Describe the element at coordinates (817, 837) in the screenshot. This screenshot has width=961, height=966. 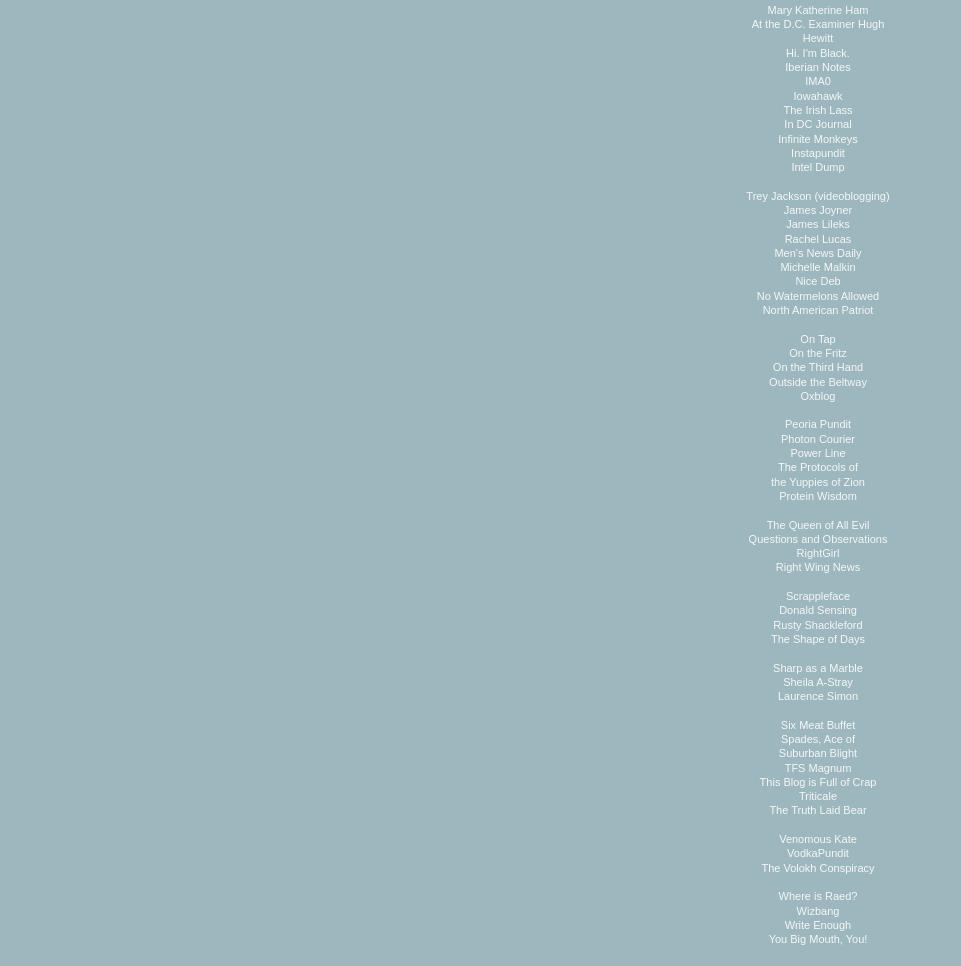
I see `'Venomous Kate'` at that location.